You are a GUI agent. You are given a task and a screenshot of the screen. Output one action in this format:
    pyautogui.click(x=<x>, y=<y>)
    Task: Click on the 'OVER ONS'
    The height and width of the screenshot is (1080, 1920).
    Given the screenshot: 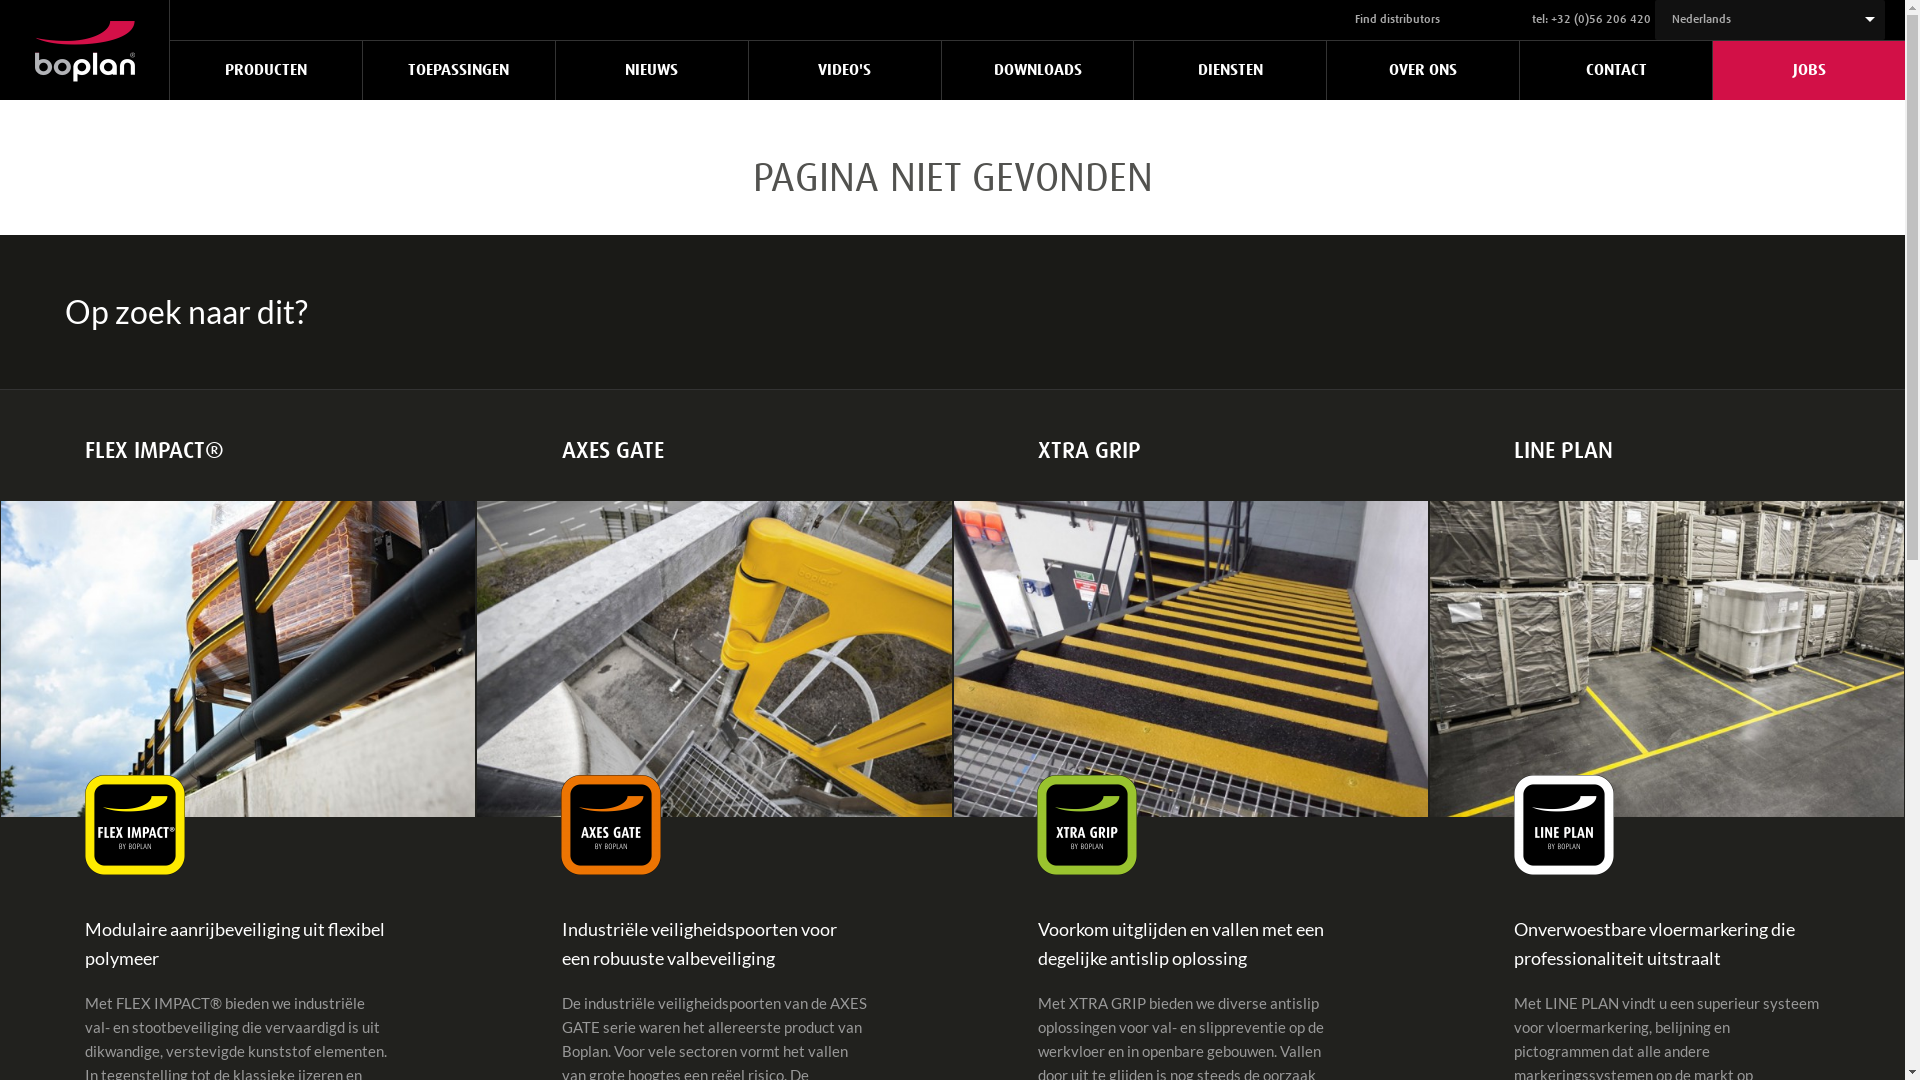 What is the action you would take?
    pyautogui.click(x=1326, y=69)
    